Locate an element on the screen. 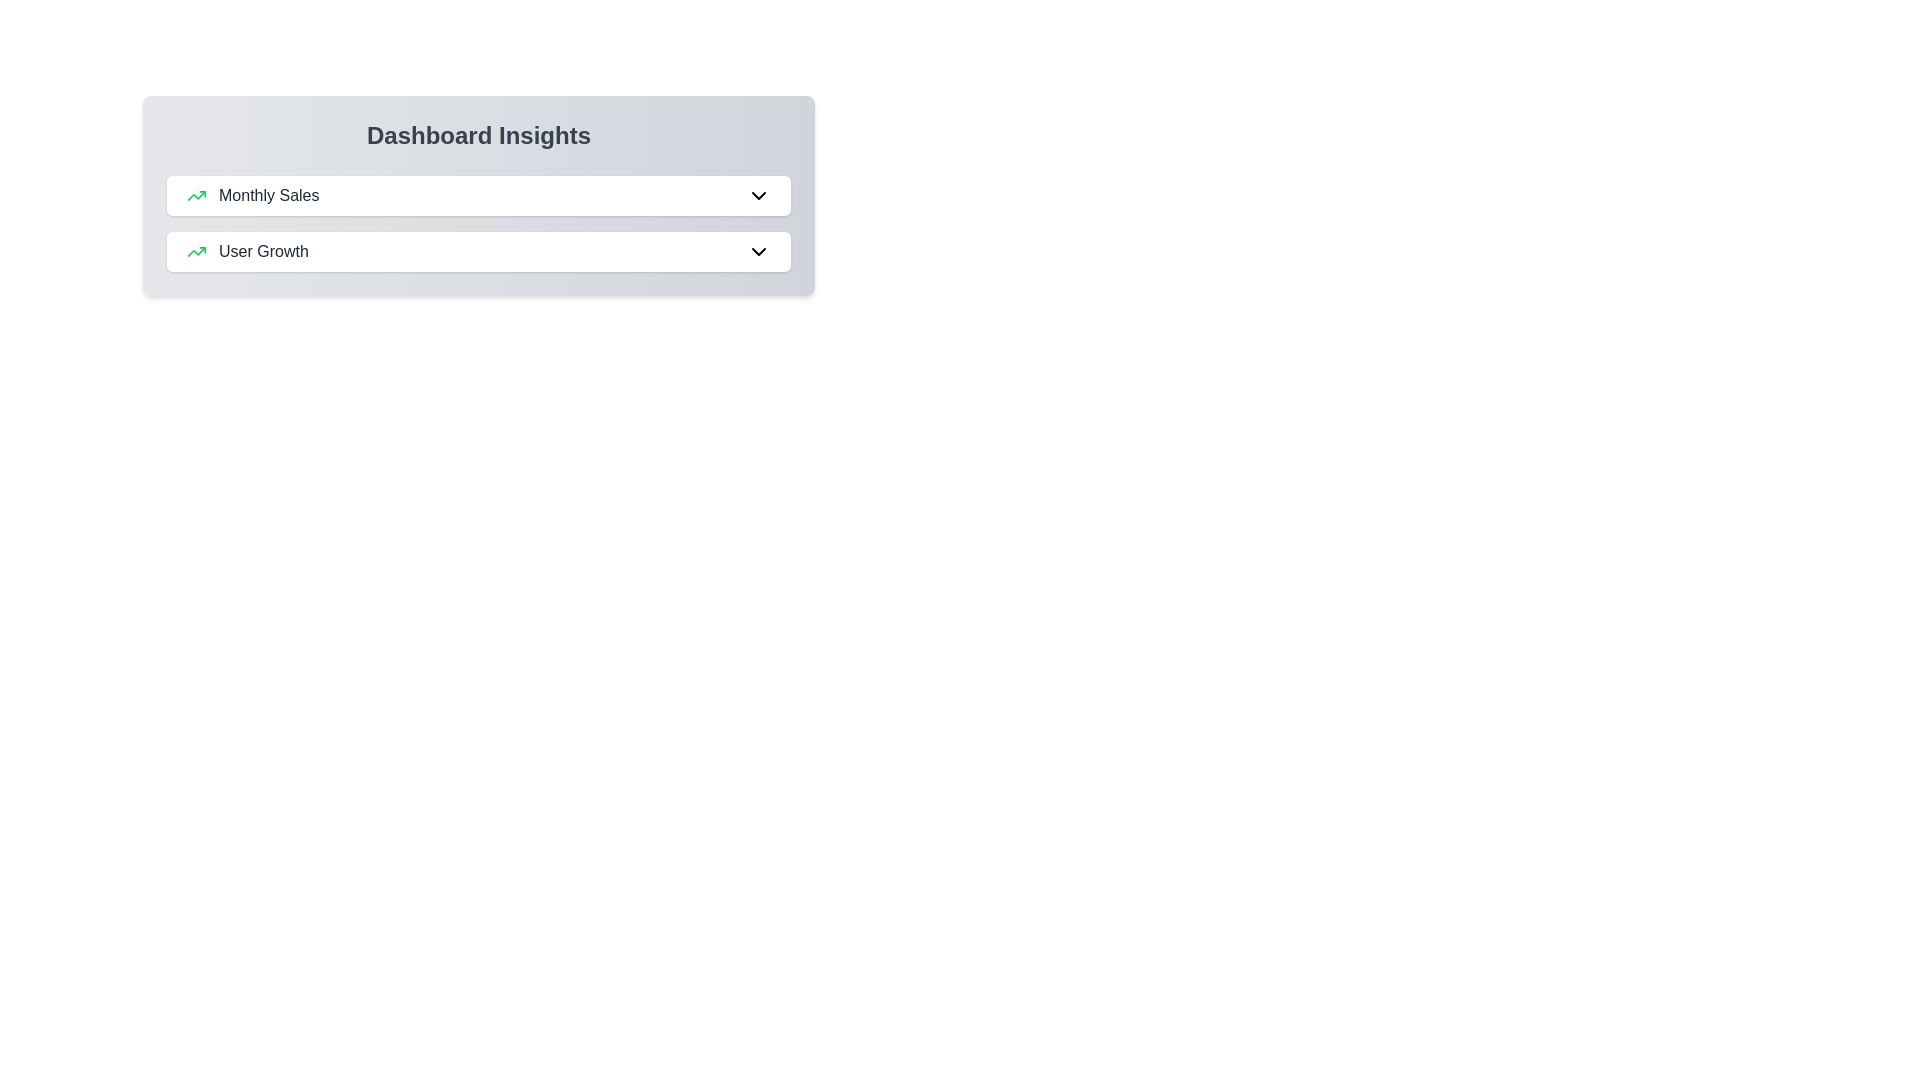  the dropdown icon for User Growth to toggle its details is located at coordinates (757, 250).